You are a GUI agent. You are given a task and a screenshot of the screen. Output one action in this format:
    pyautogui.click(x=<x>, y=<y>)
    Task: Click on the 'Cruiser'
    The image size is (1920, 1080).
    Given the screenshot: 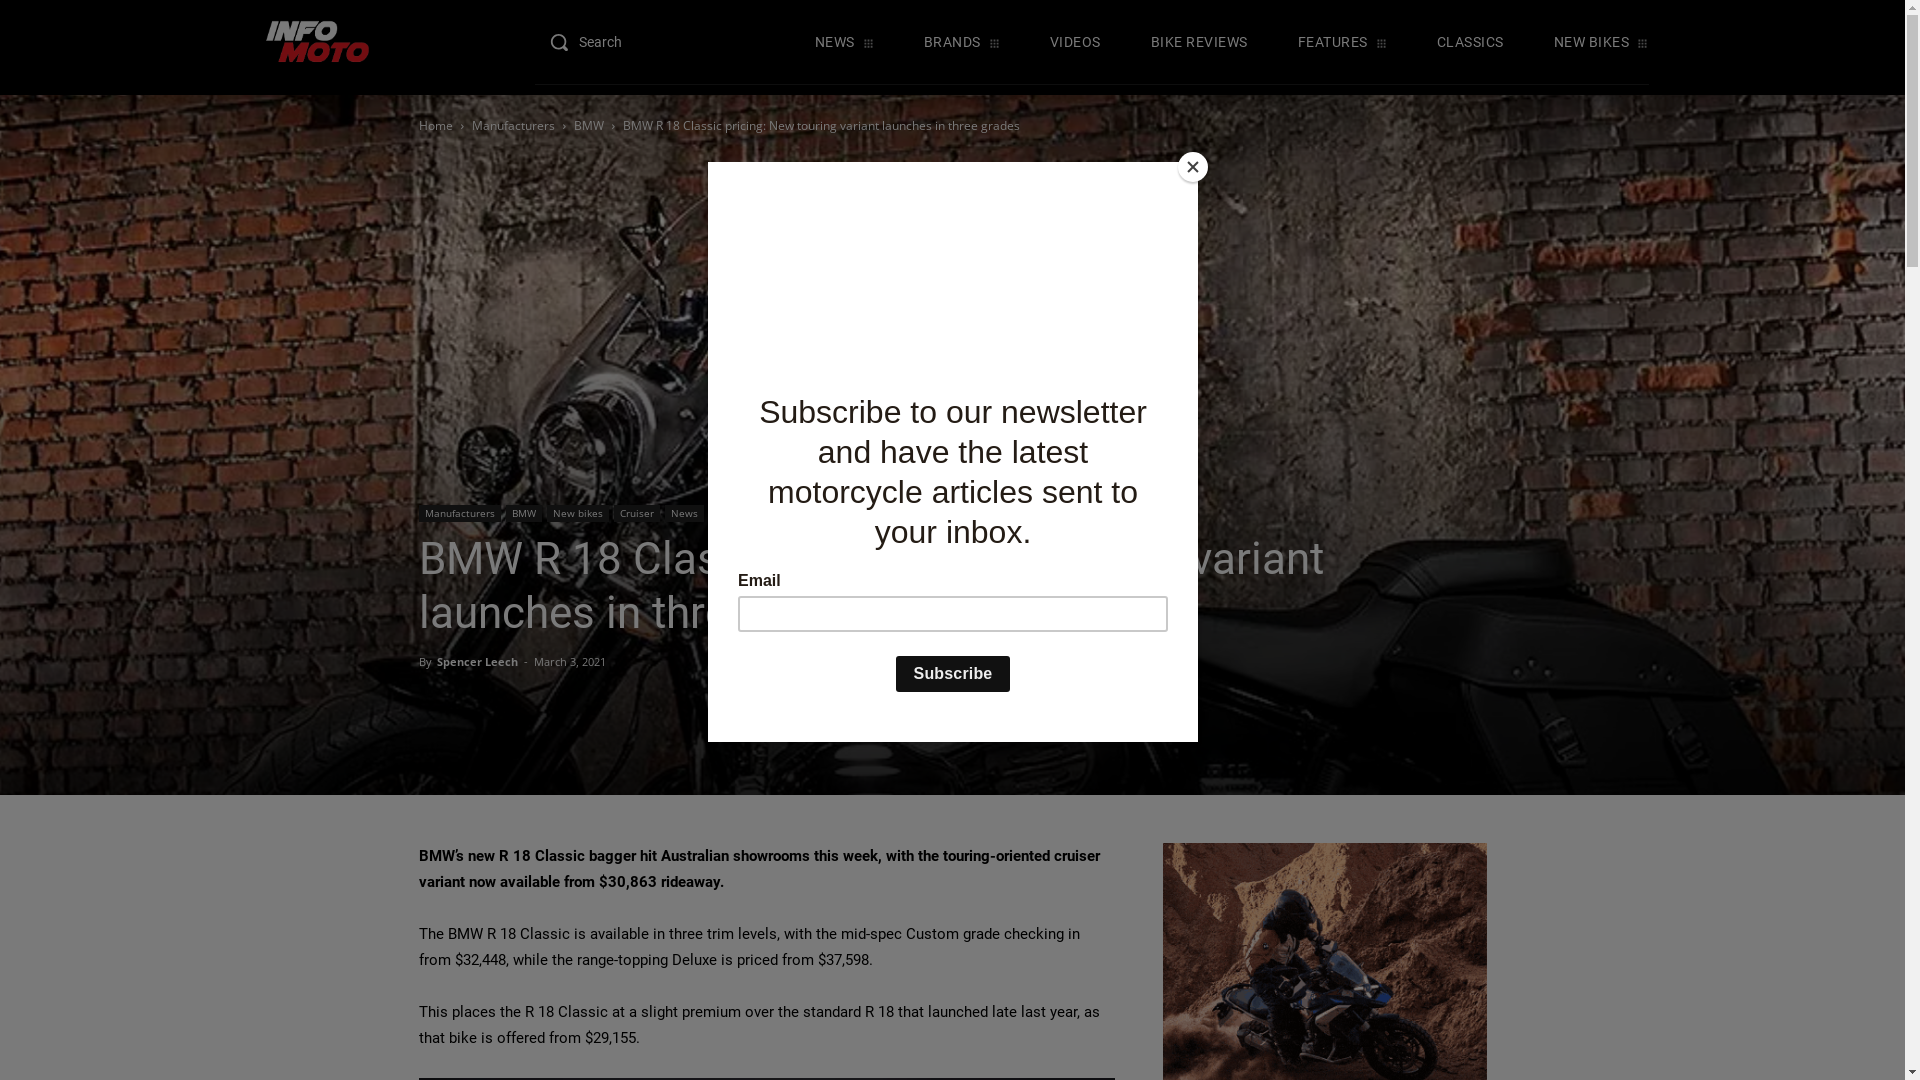 What is the action you would take?
    pyautogui.click(x=636, y=512)
    